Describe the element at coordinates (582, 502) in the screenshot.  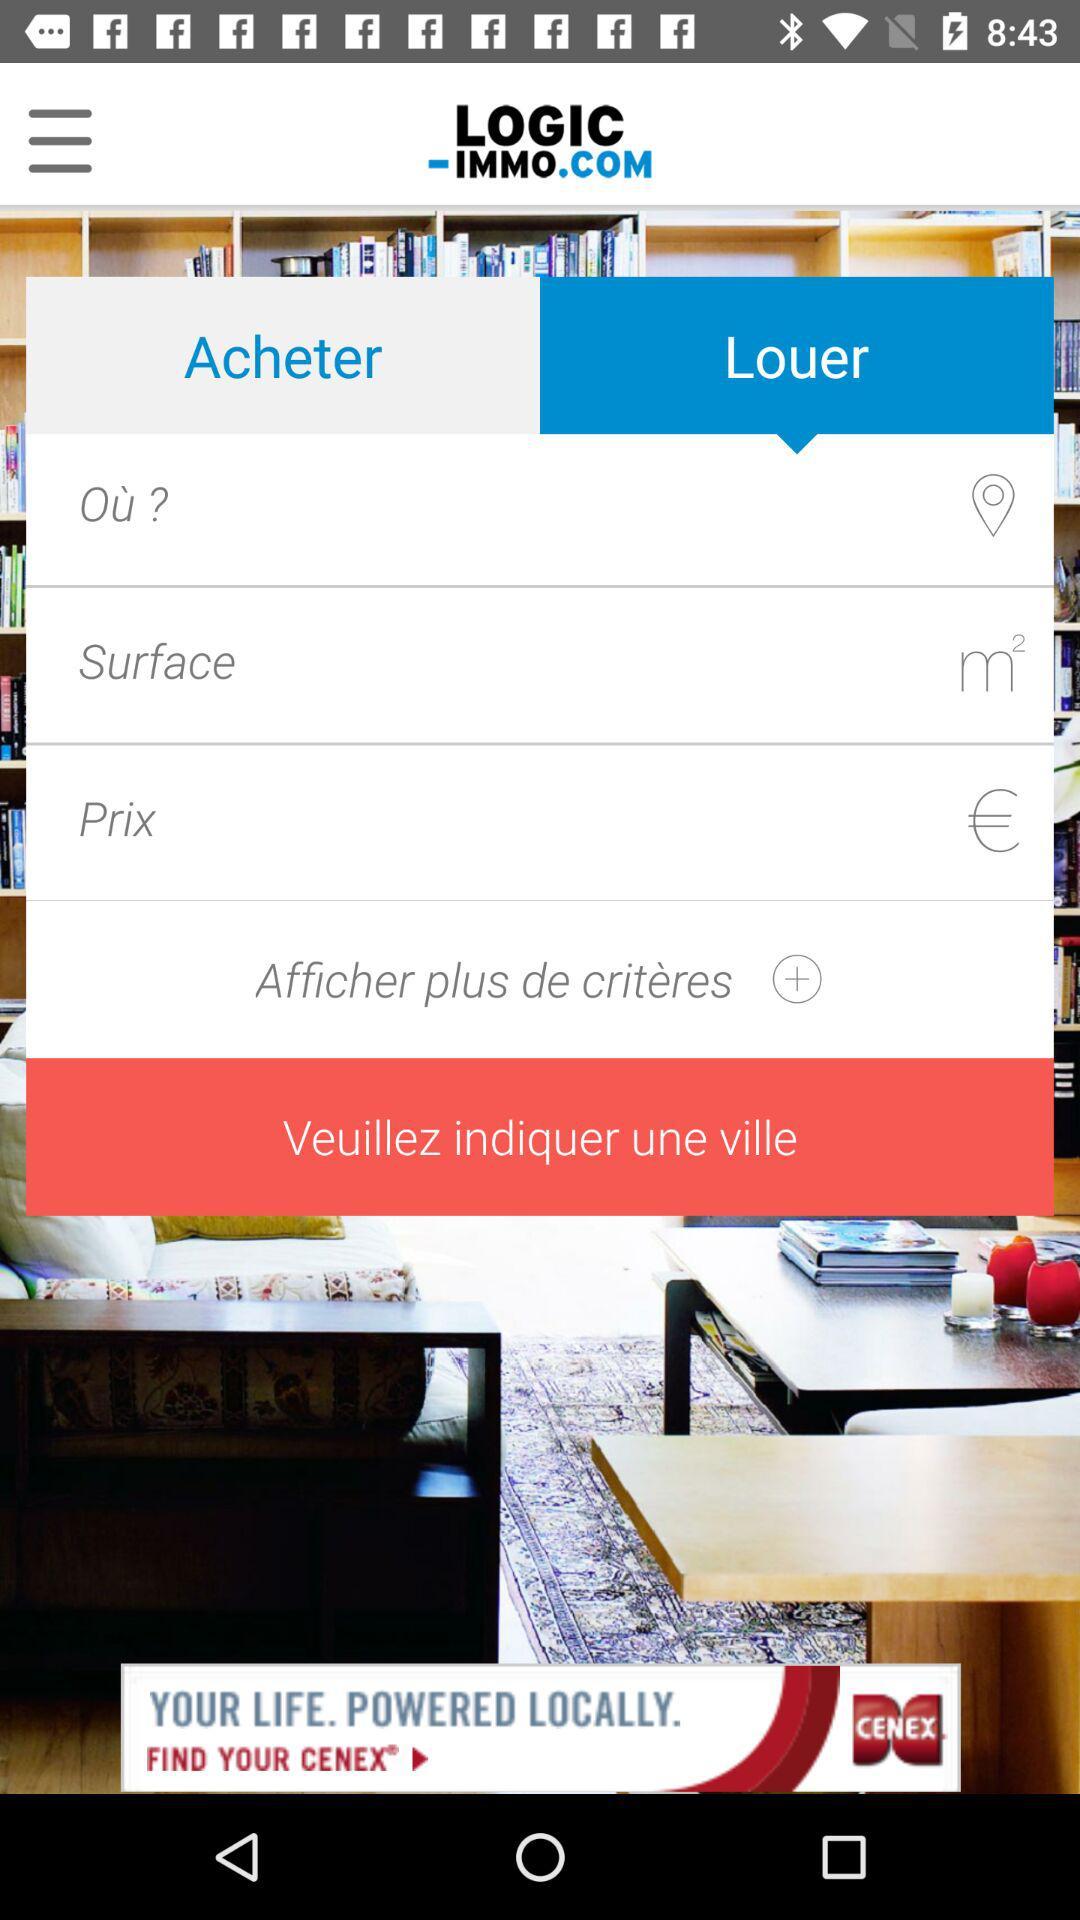
I see `location` at that location.